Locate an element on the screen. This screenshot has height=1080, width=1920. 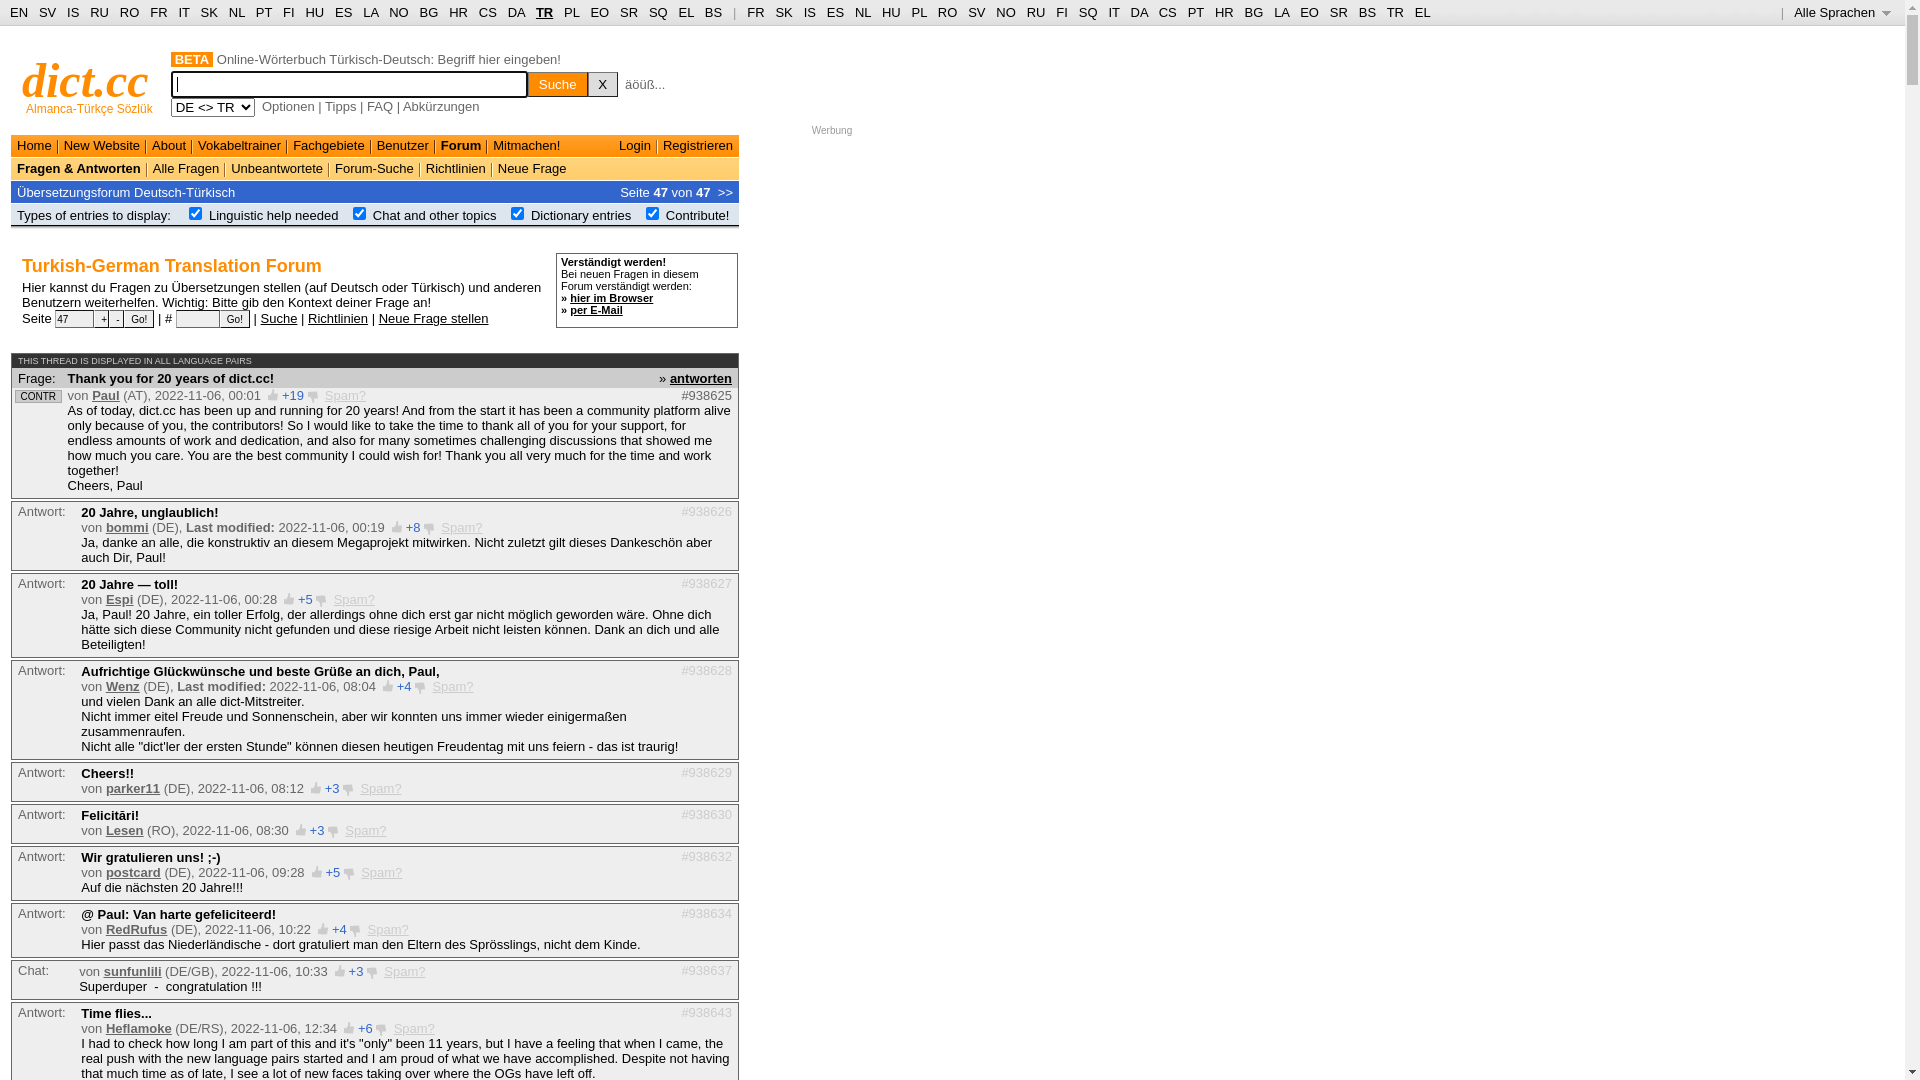
'ES' is located at coordinates (335, 12).